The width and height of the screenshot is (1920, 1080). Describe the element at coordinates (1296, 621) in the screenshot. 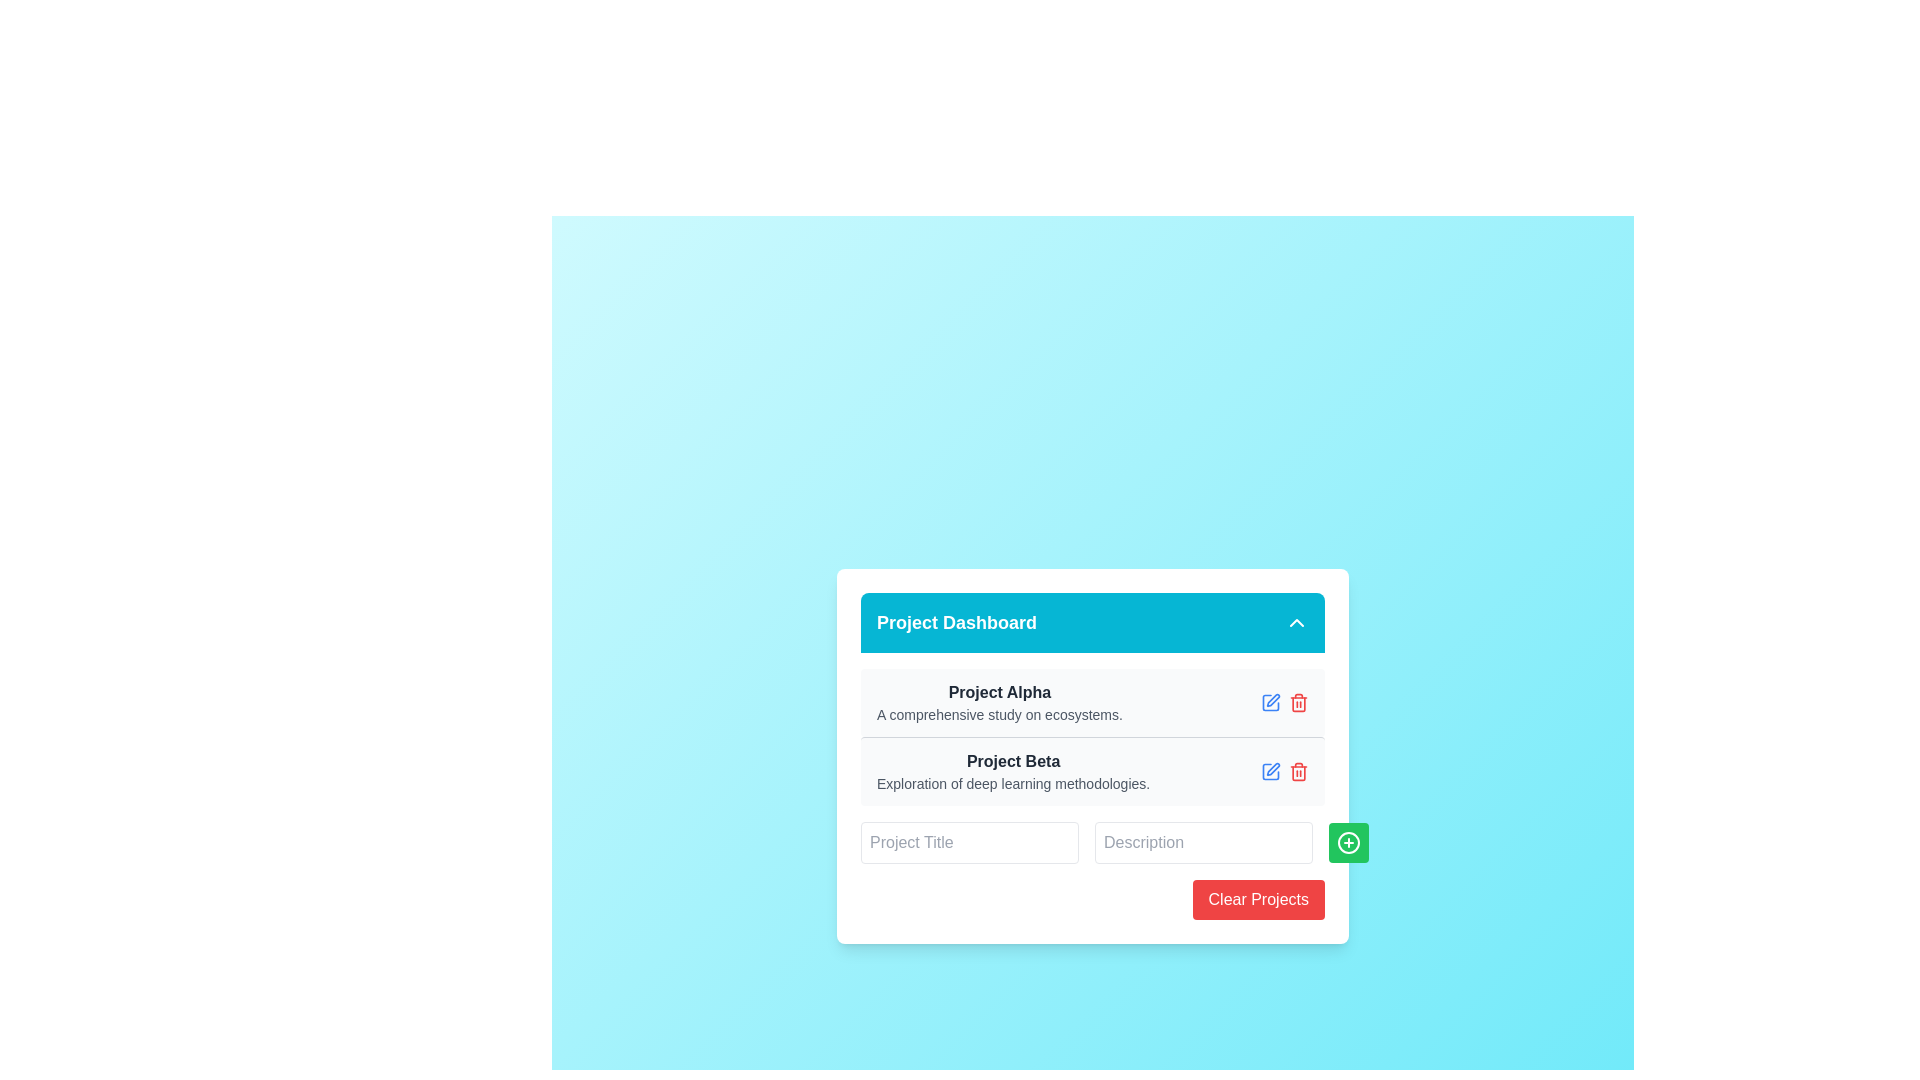

I see `the downward-facing chevron icon button with a white outline in the top-right corner of the cyan header bar labeled 'Project Dashboard'` at that location.